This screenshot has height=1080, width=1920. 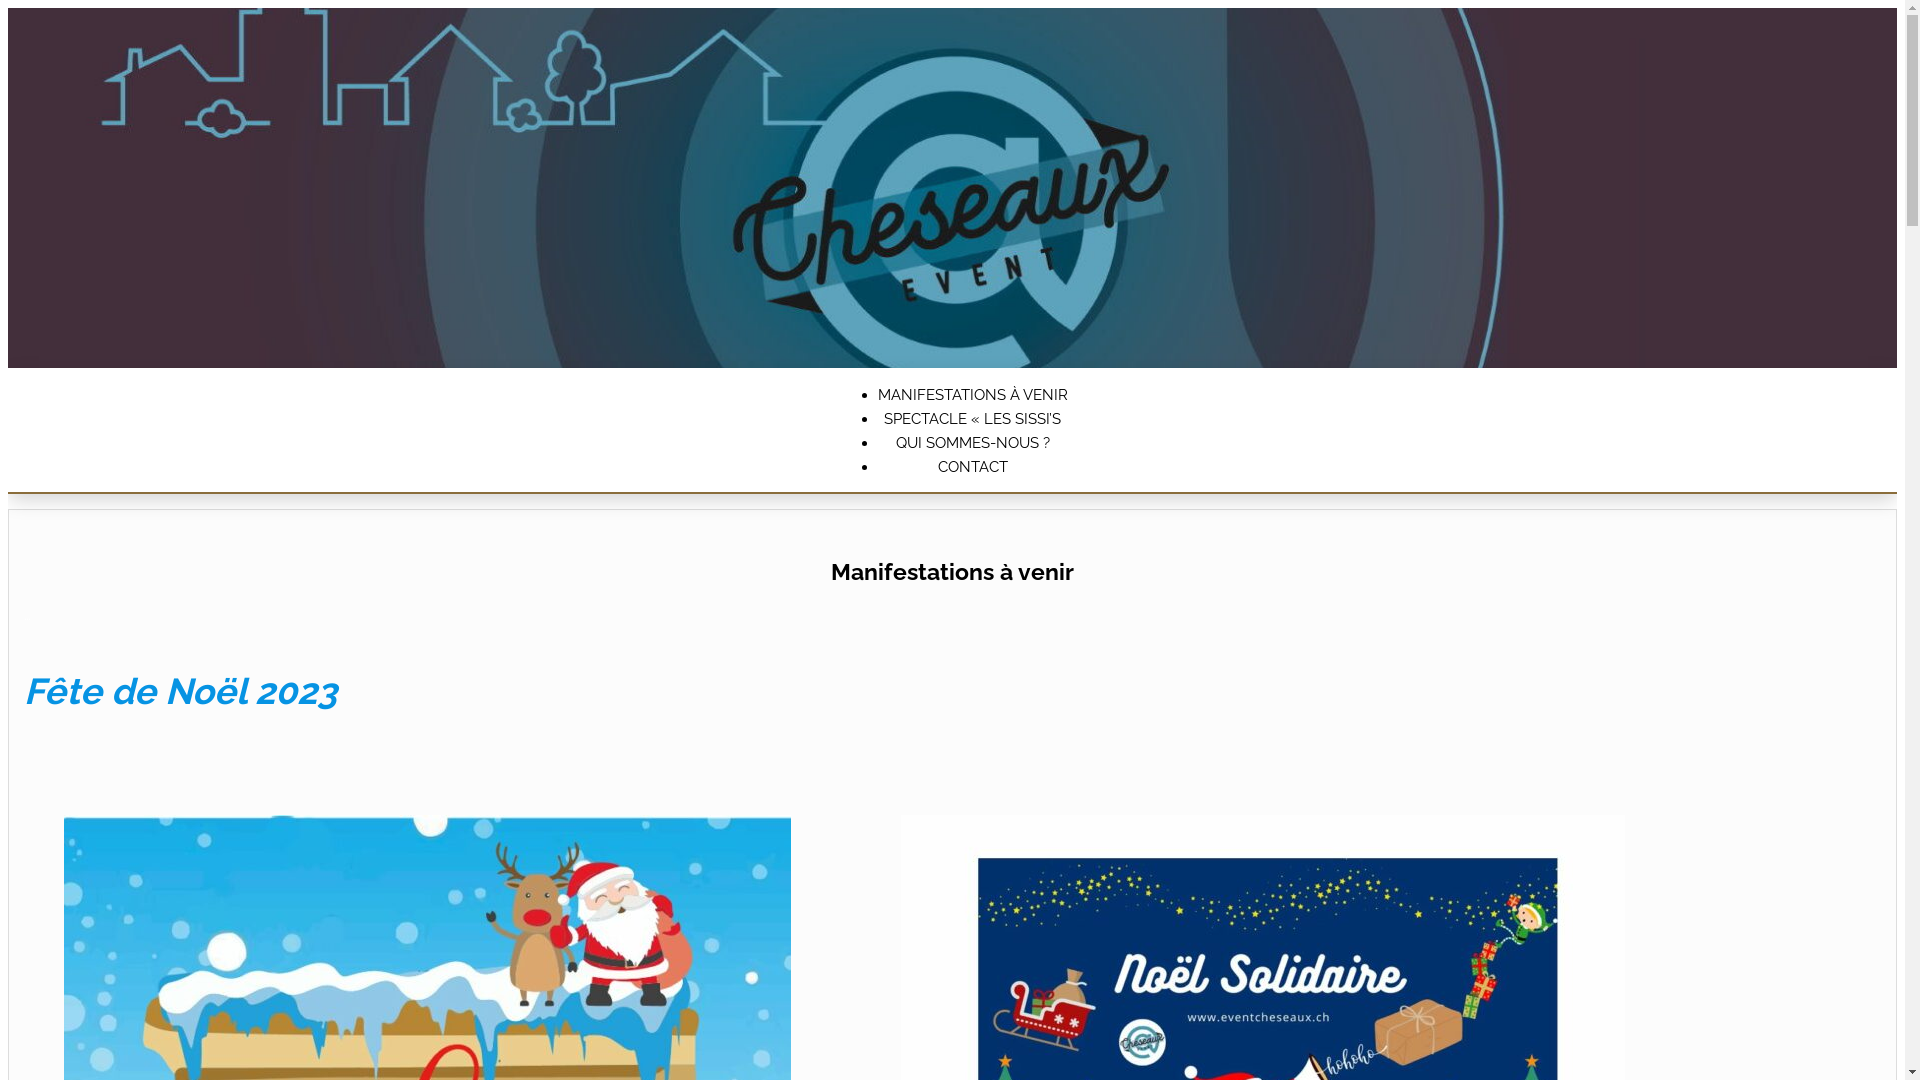 What do you see at coordinates (973, 442) in the screenshot?
I see `'QUI SOMMES-NOUS ?'` at bounding box center [973, 442].